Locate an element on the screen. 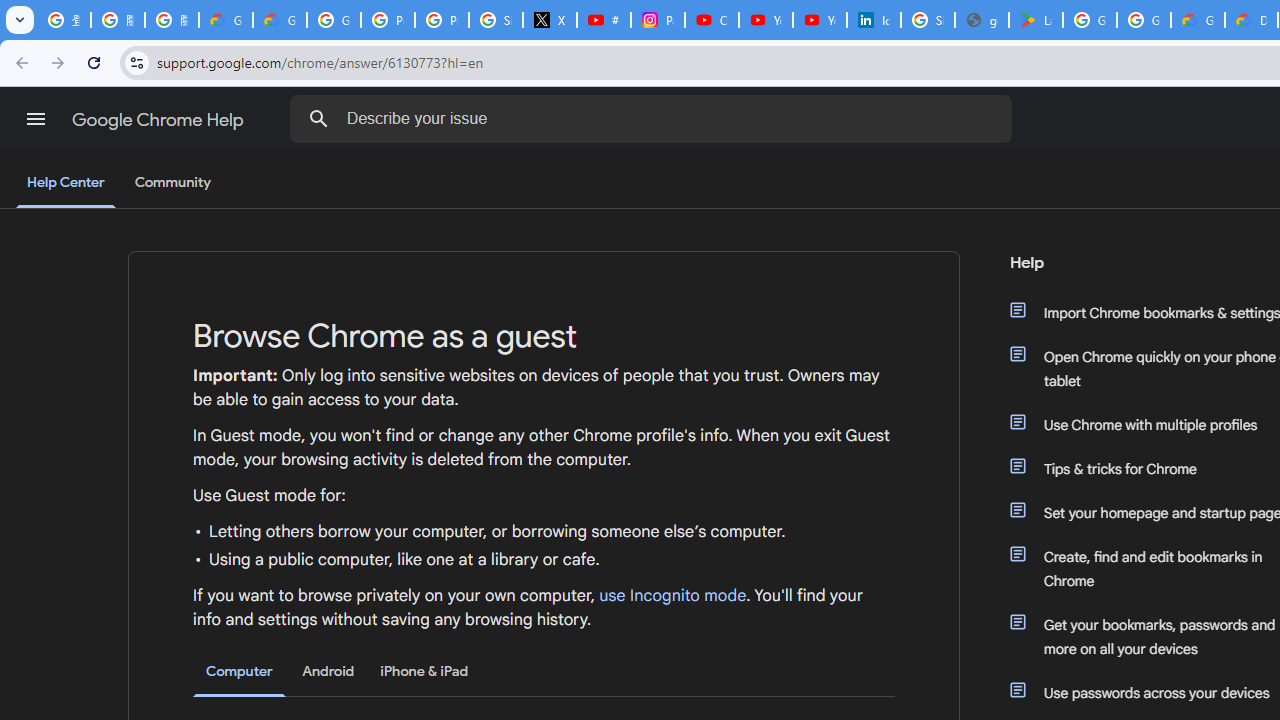  'Google Workspace - Specific Terms' is located at coordinates (1144, 20).